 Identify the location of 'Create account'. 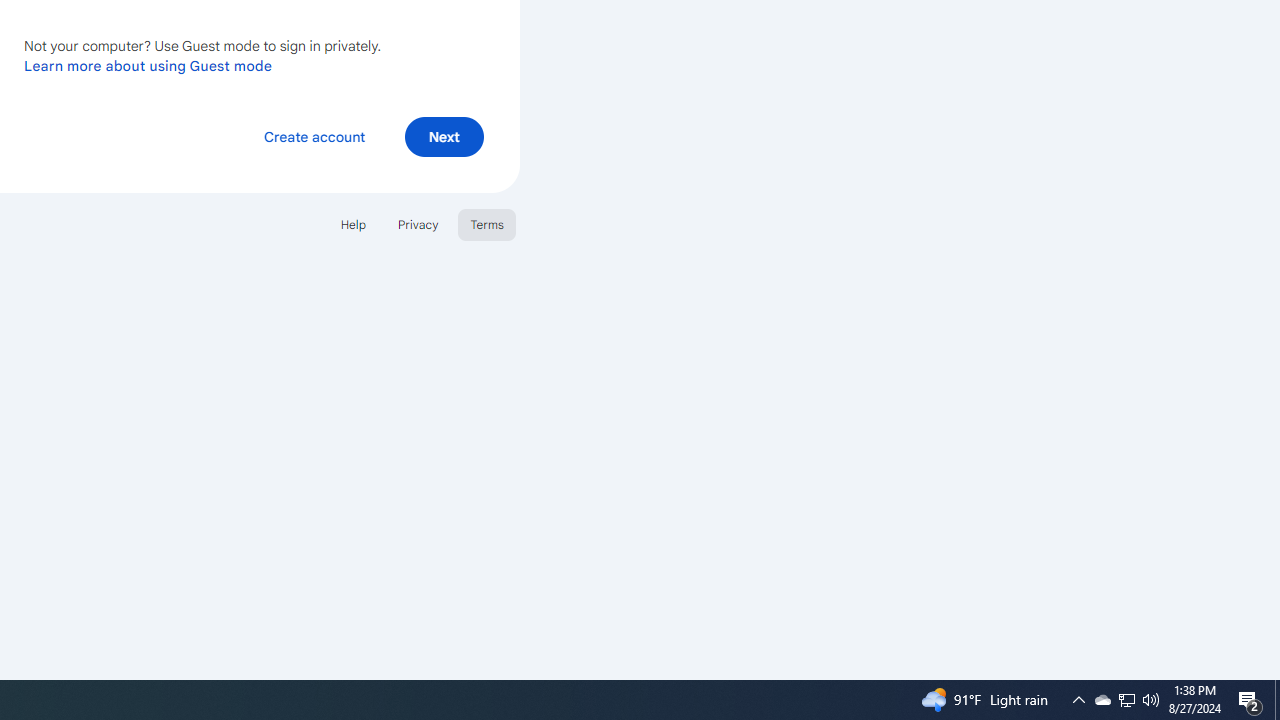
(313, 135).